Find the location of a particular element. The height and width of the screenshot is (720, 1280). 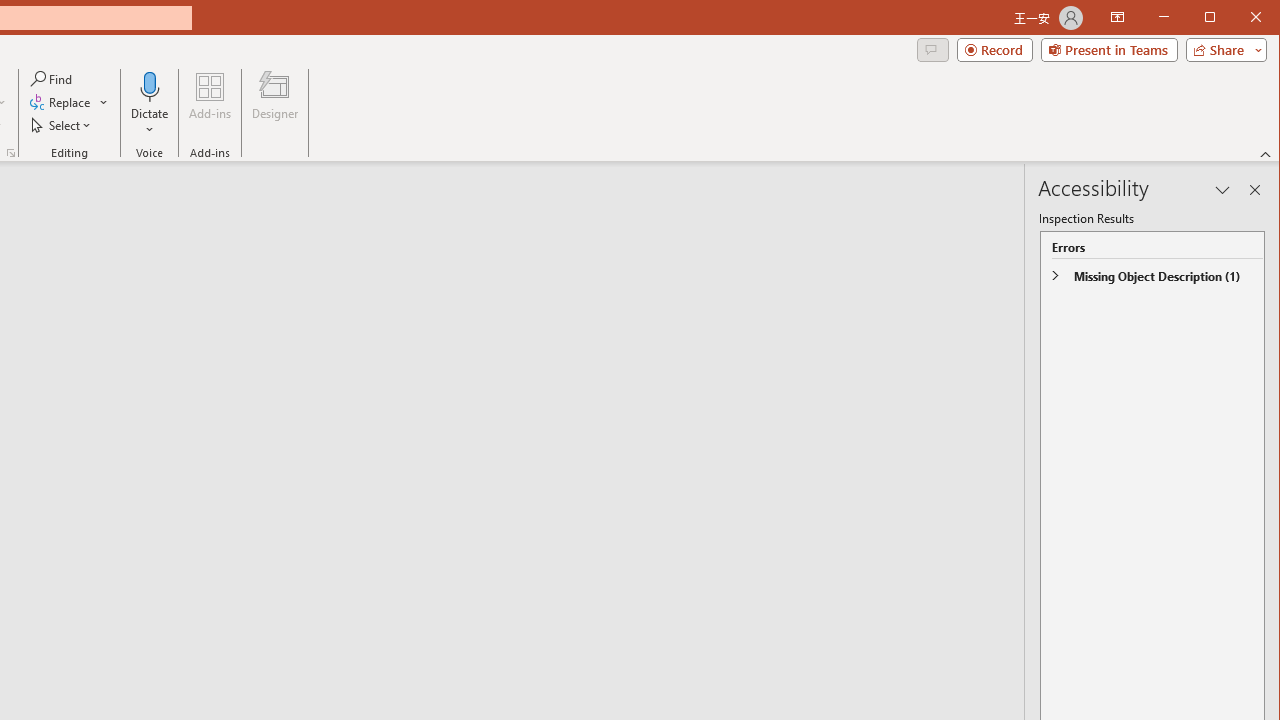

'Maximize' is located at coordinates (1238, 19).